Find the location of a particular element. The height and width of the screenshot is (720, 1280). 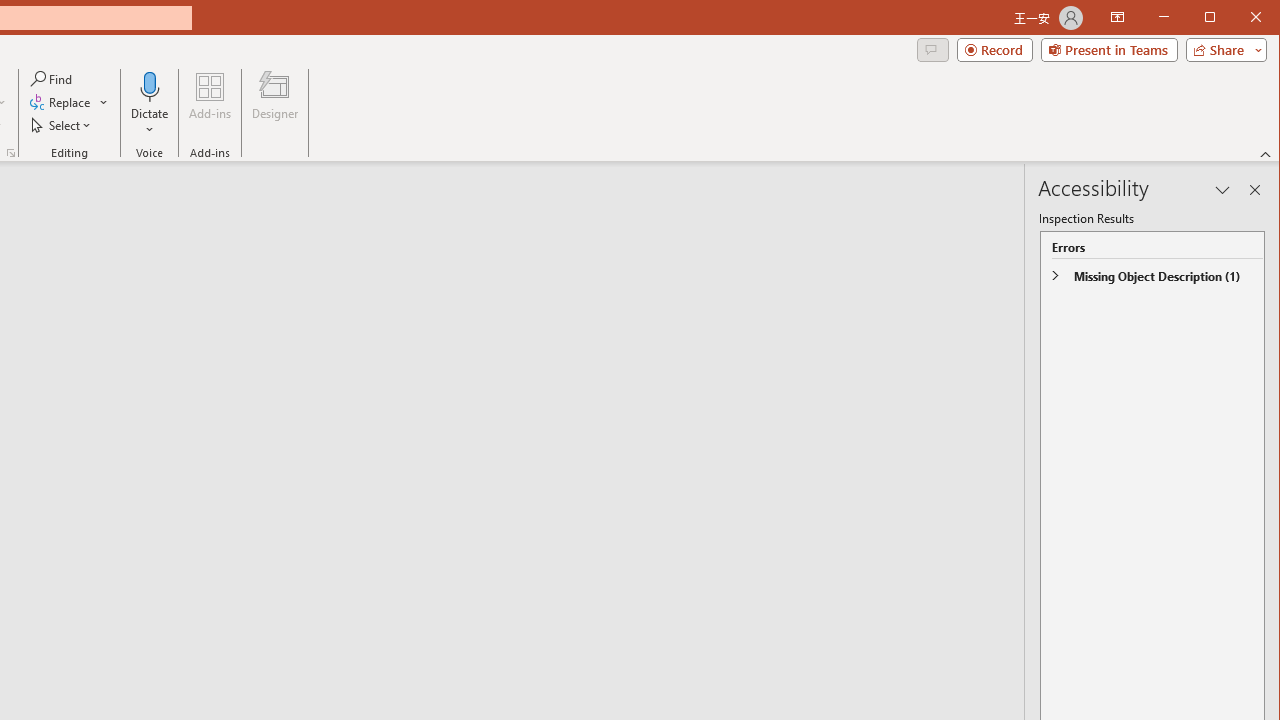

'Maximize' is located at coordinates (1238, 19).